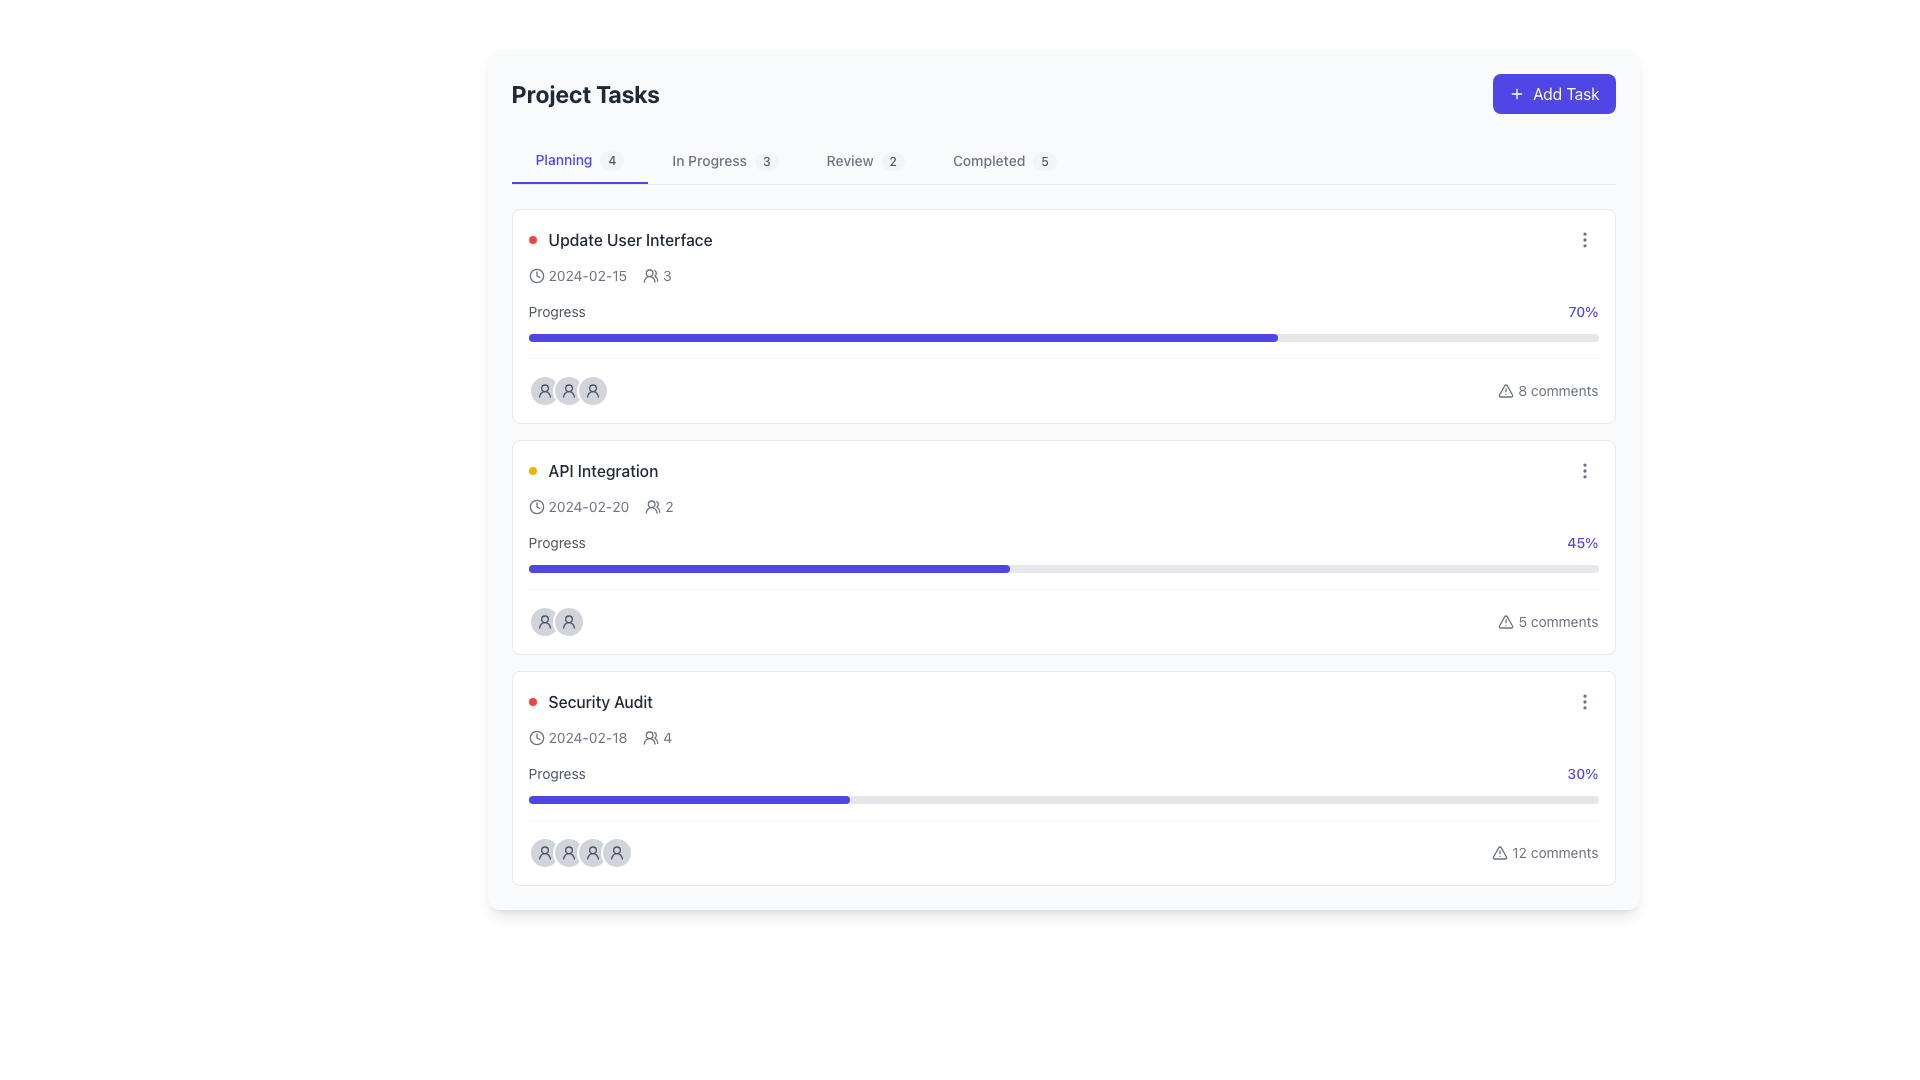 This screenshot has height=1080, width=1920. What do you see at coordinates (1062, 320) in the screenshot?
I see `the progress bar with label and percentage indicator located in the 'Update User Interface' card` at bounding box center [1062, 320].